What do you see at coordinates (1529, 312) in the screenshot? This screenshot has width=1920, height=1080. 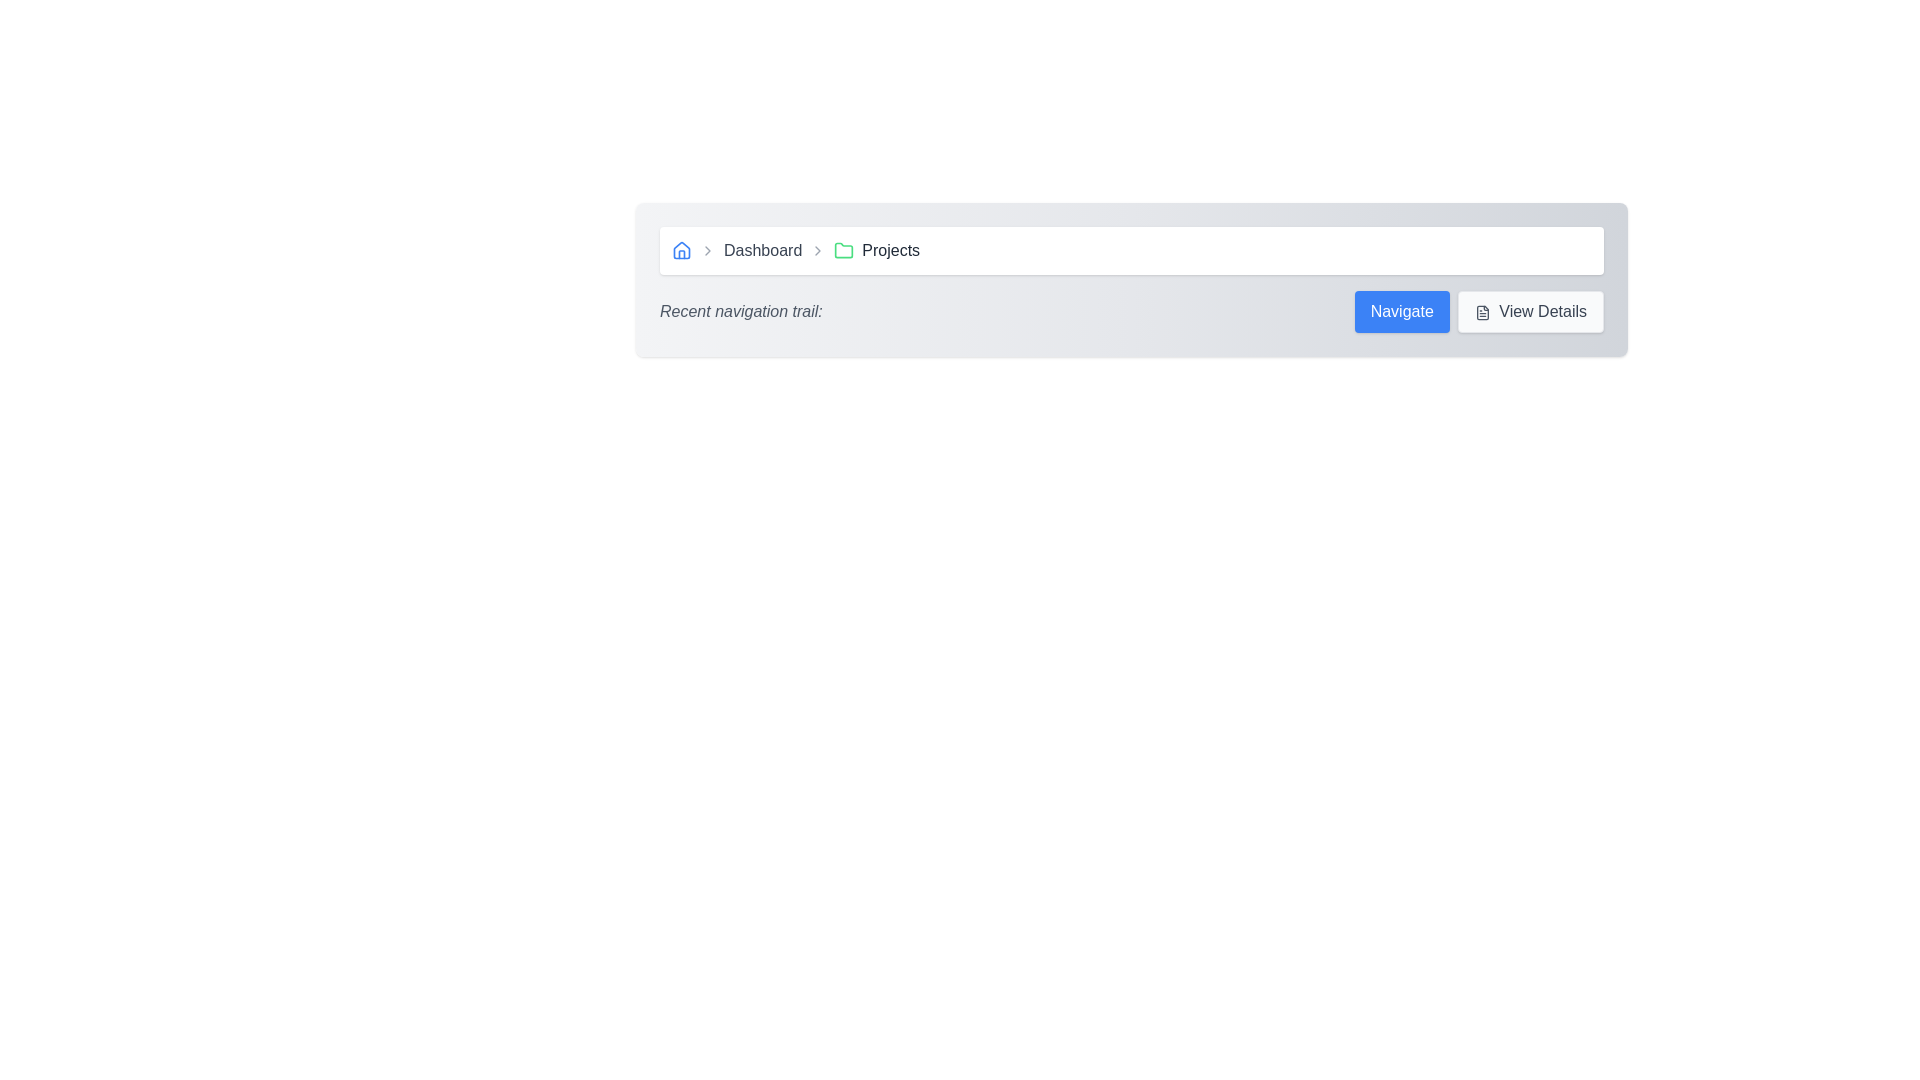 I see `the 'View Details' button, which is a rectangular button with rounded corners, light gray background, dark gray borders, and contains a file icon on the left and the text 'View Details' on the right` at bounding box center [1529, 312].